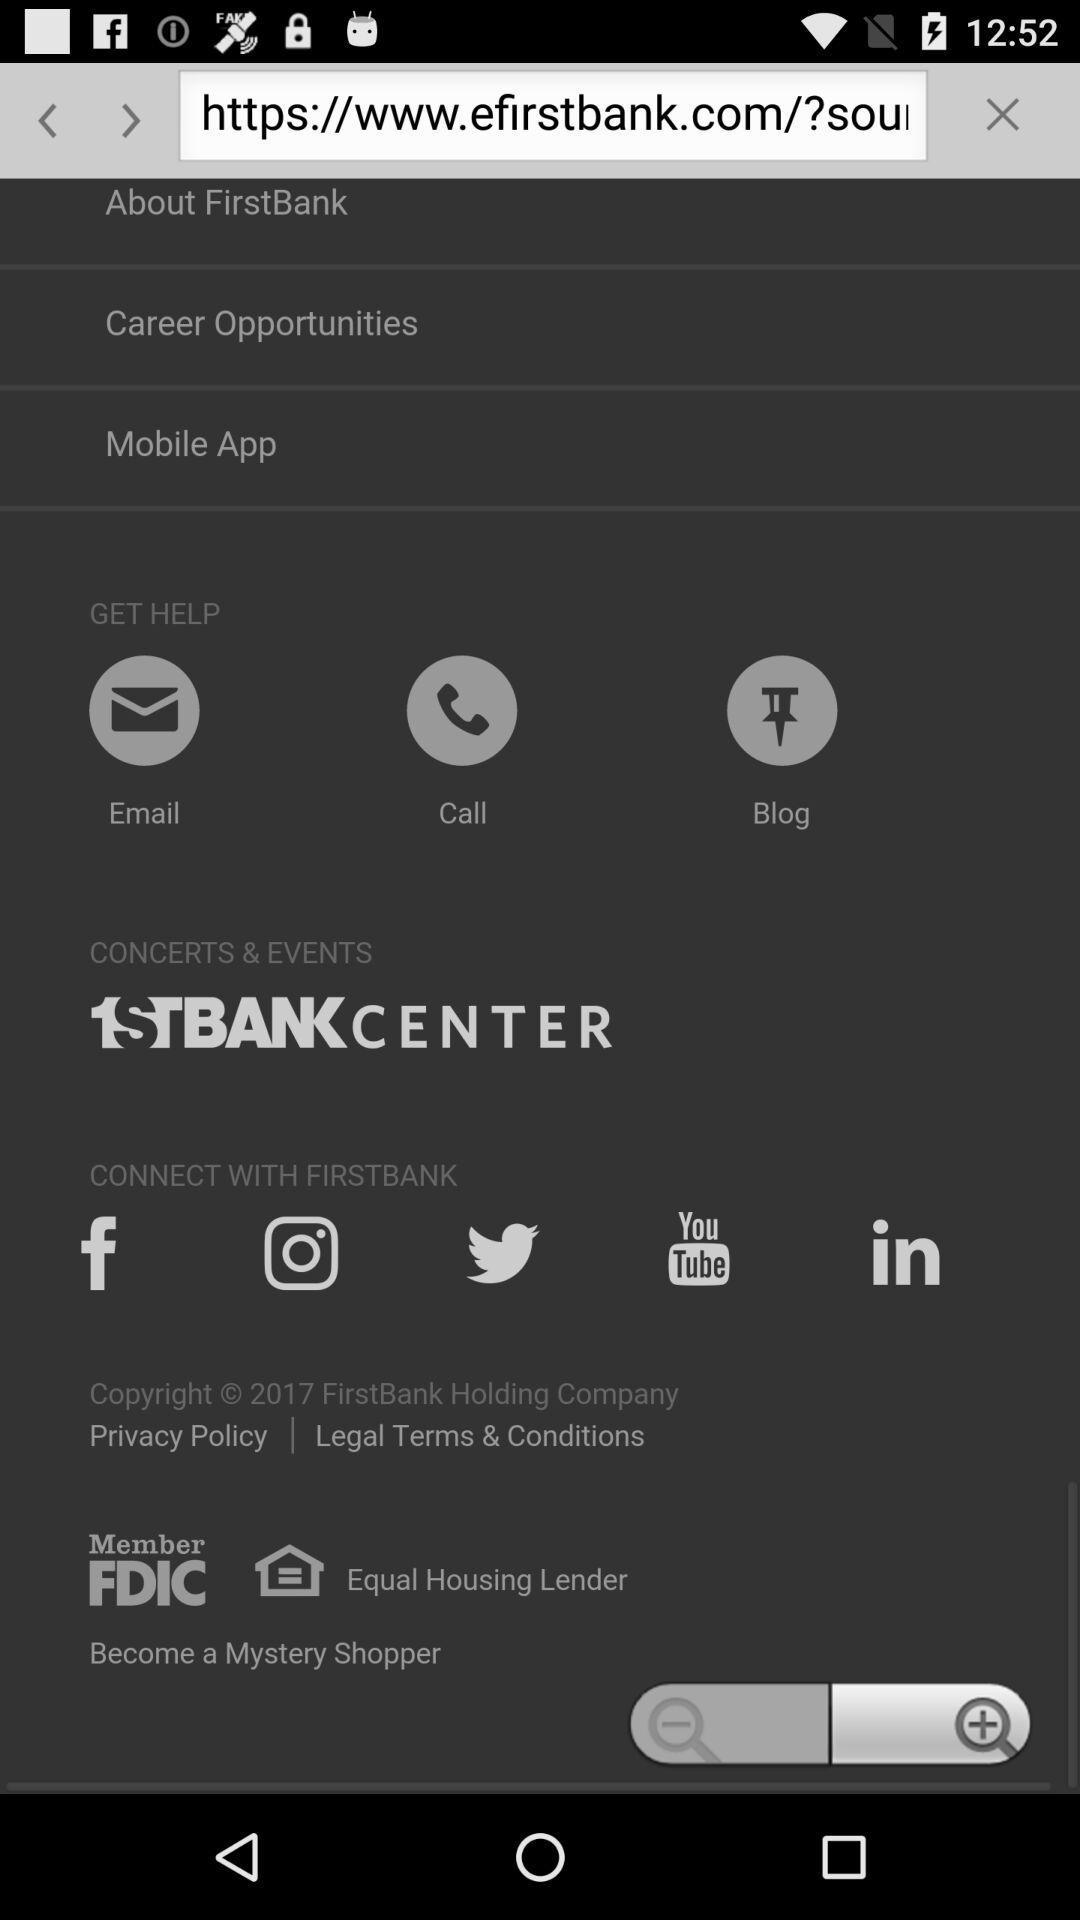 The width and height of the screenshot is (1080, 1920). What do you see at coordinates (131, 128) in the screenshot?
I see `the arrow_forward icon` at bounding box center [131, 128].